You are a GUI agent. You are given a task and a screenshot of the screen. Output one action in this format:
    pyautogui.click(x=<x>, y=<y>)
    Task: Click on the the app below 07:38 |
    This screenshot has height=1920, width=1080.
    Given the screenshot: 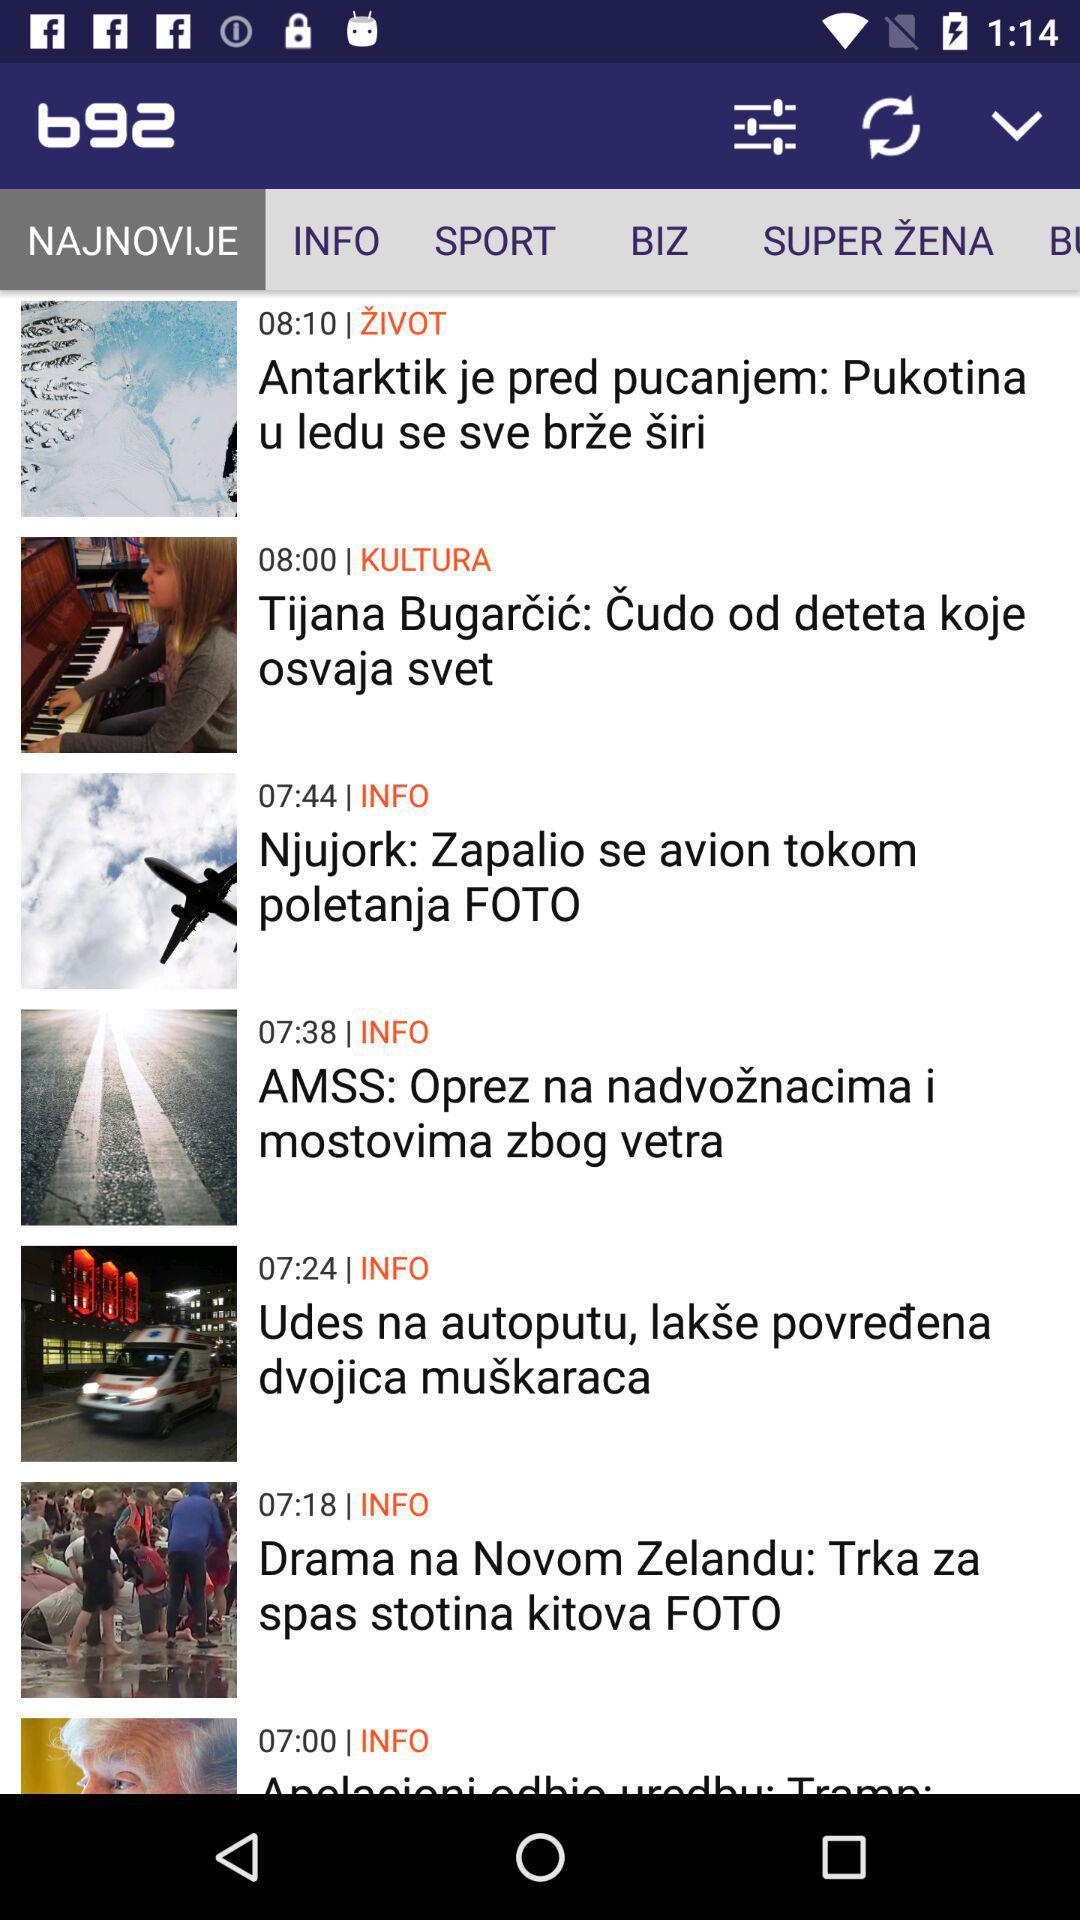 What is the action you would take?
    pyautogui.click(x=658, y=1110)
    